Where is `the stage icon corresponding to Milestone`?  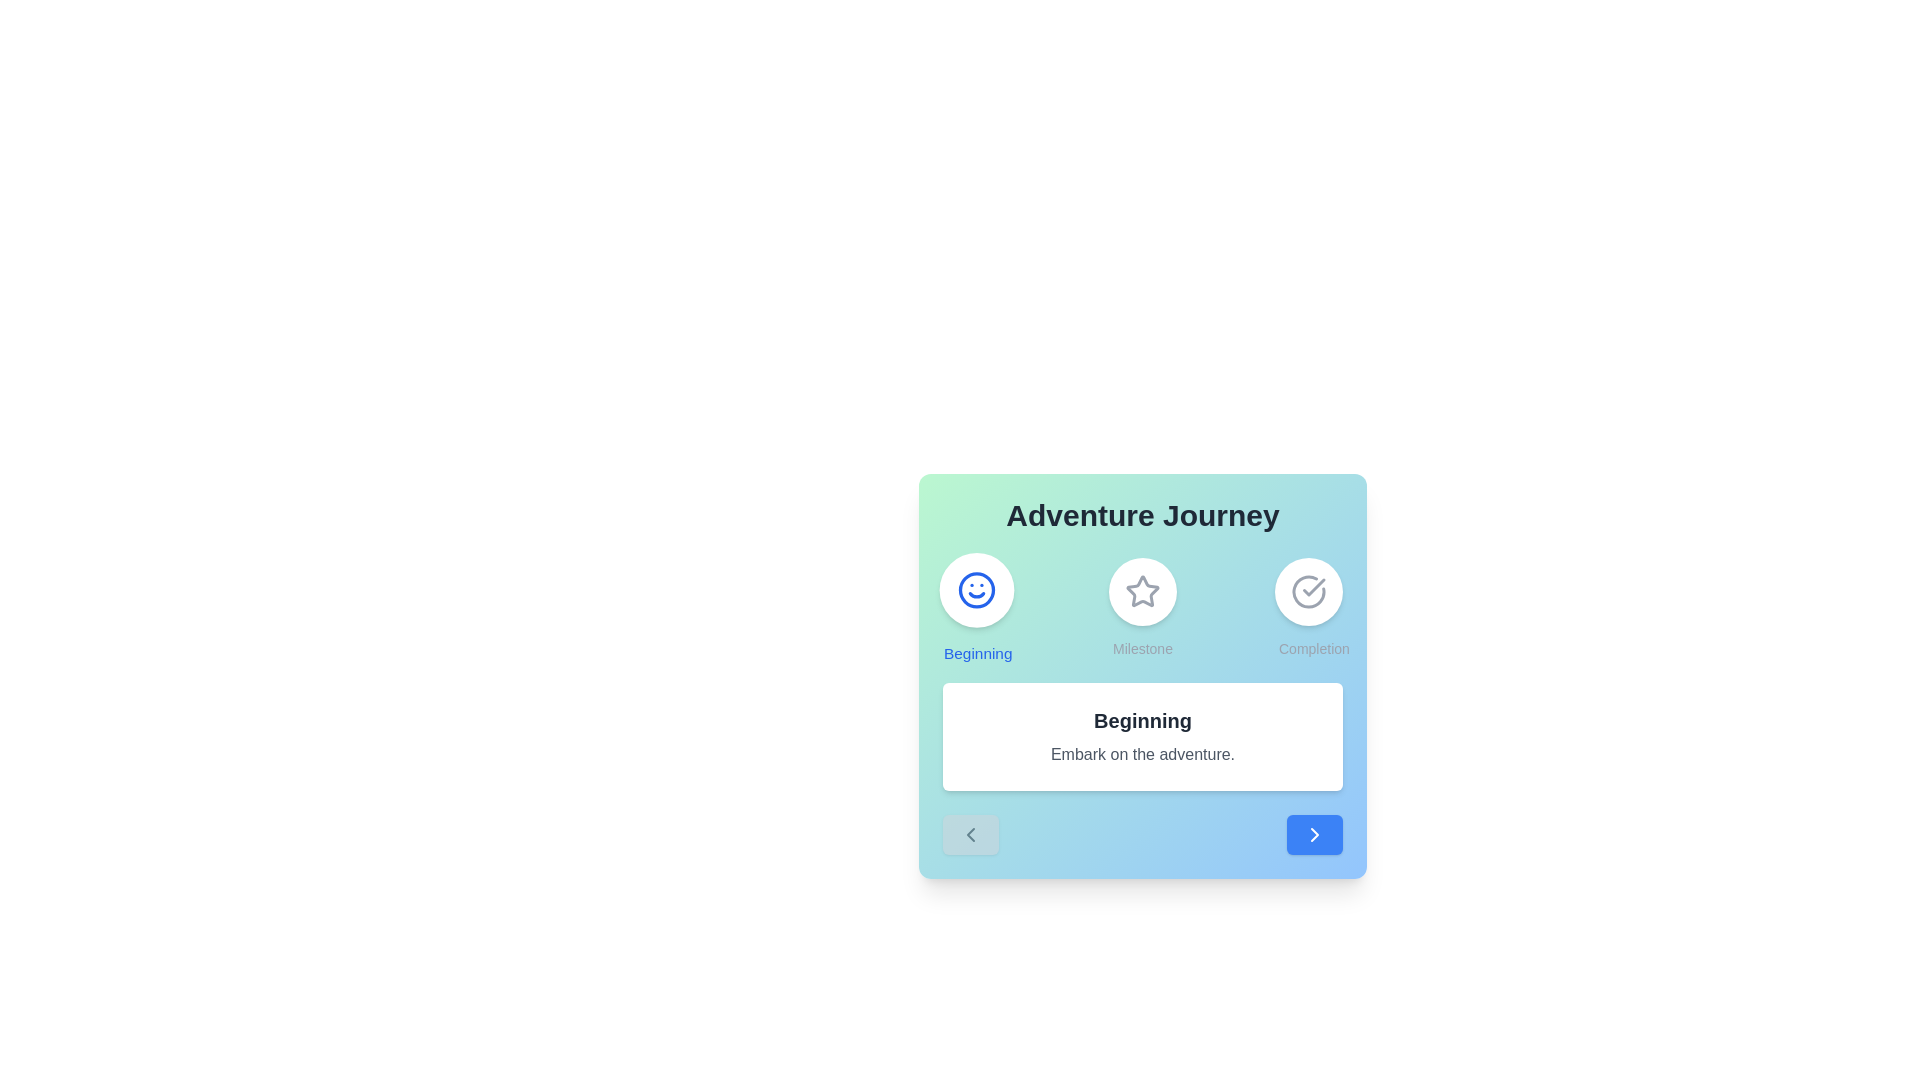 the stage icon corresponding to Milestone is located at coordinates (1142, 607).